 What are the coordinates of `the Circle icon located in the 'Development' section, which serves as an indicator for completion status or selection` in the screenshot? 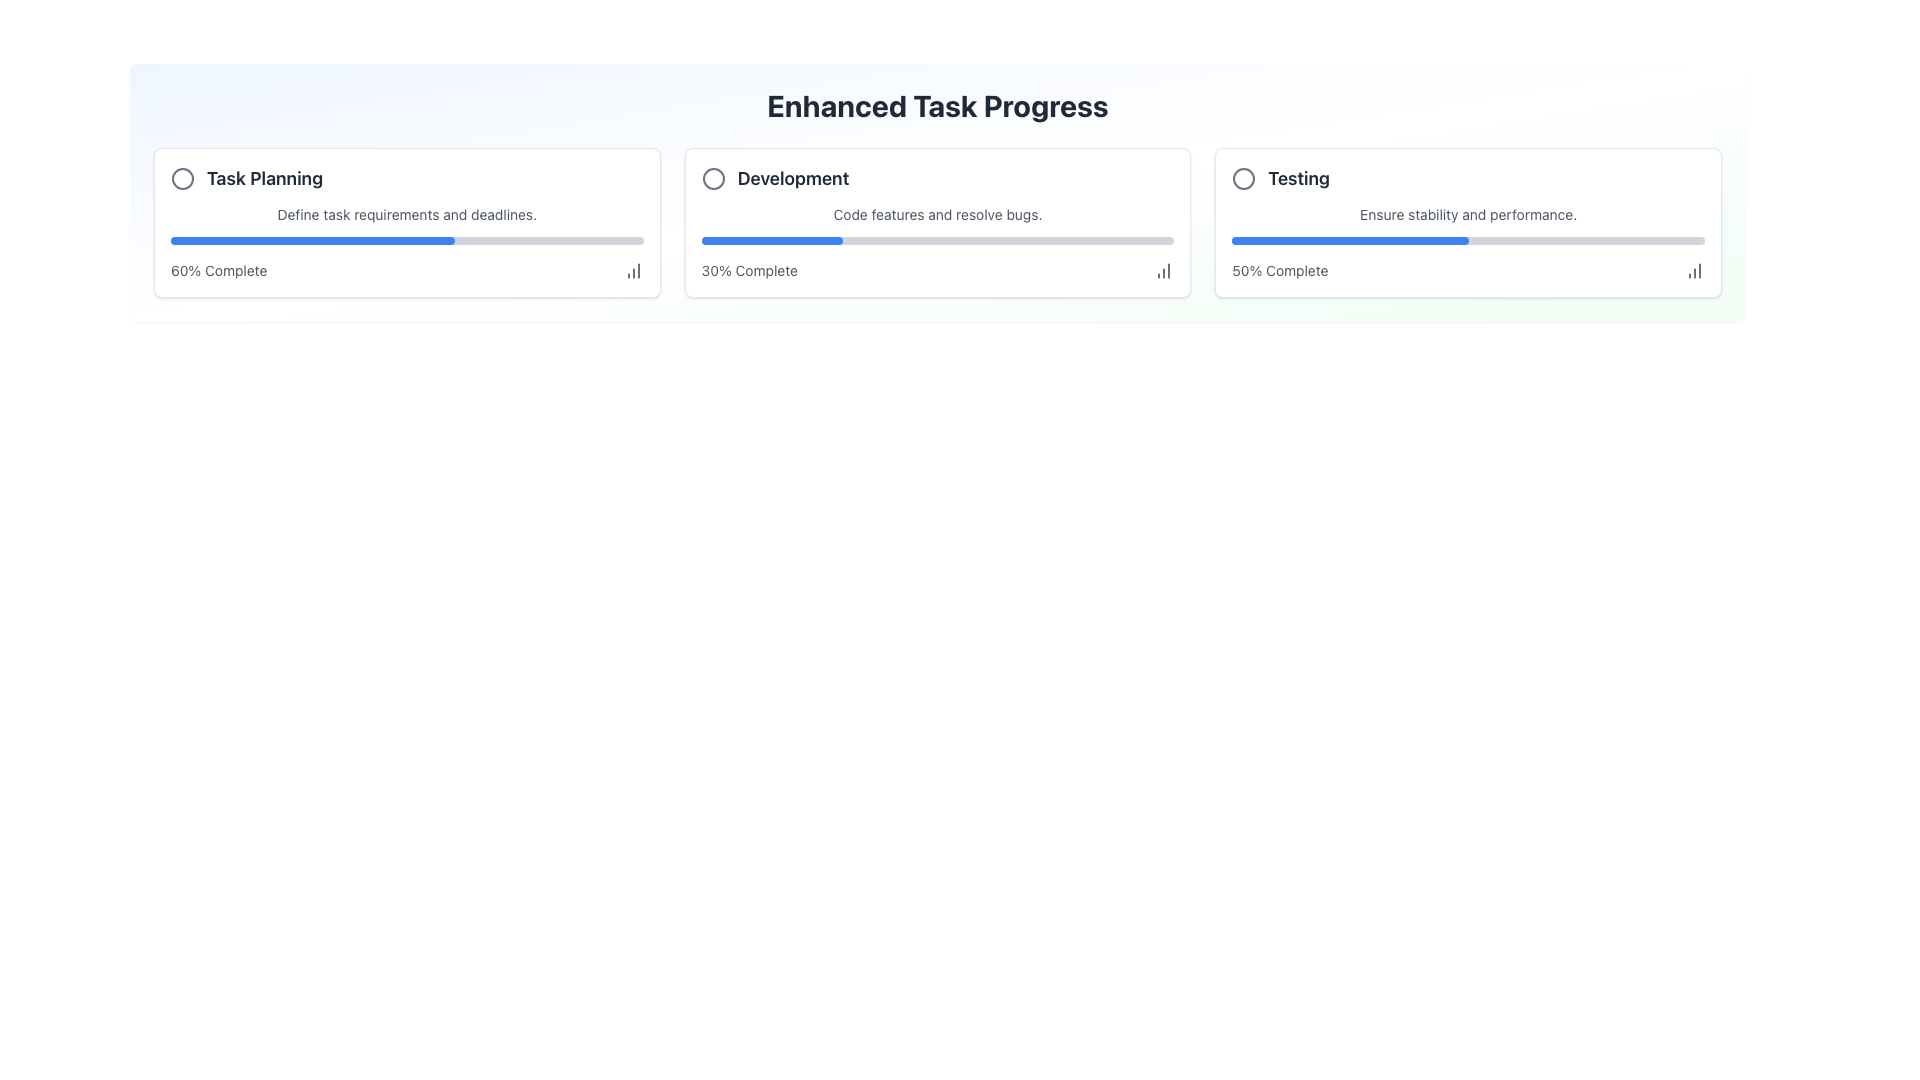 It's located at (713, 177).